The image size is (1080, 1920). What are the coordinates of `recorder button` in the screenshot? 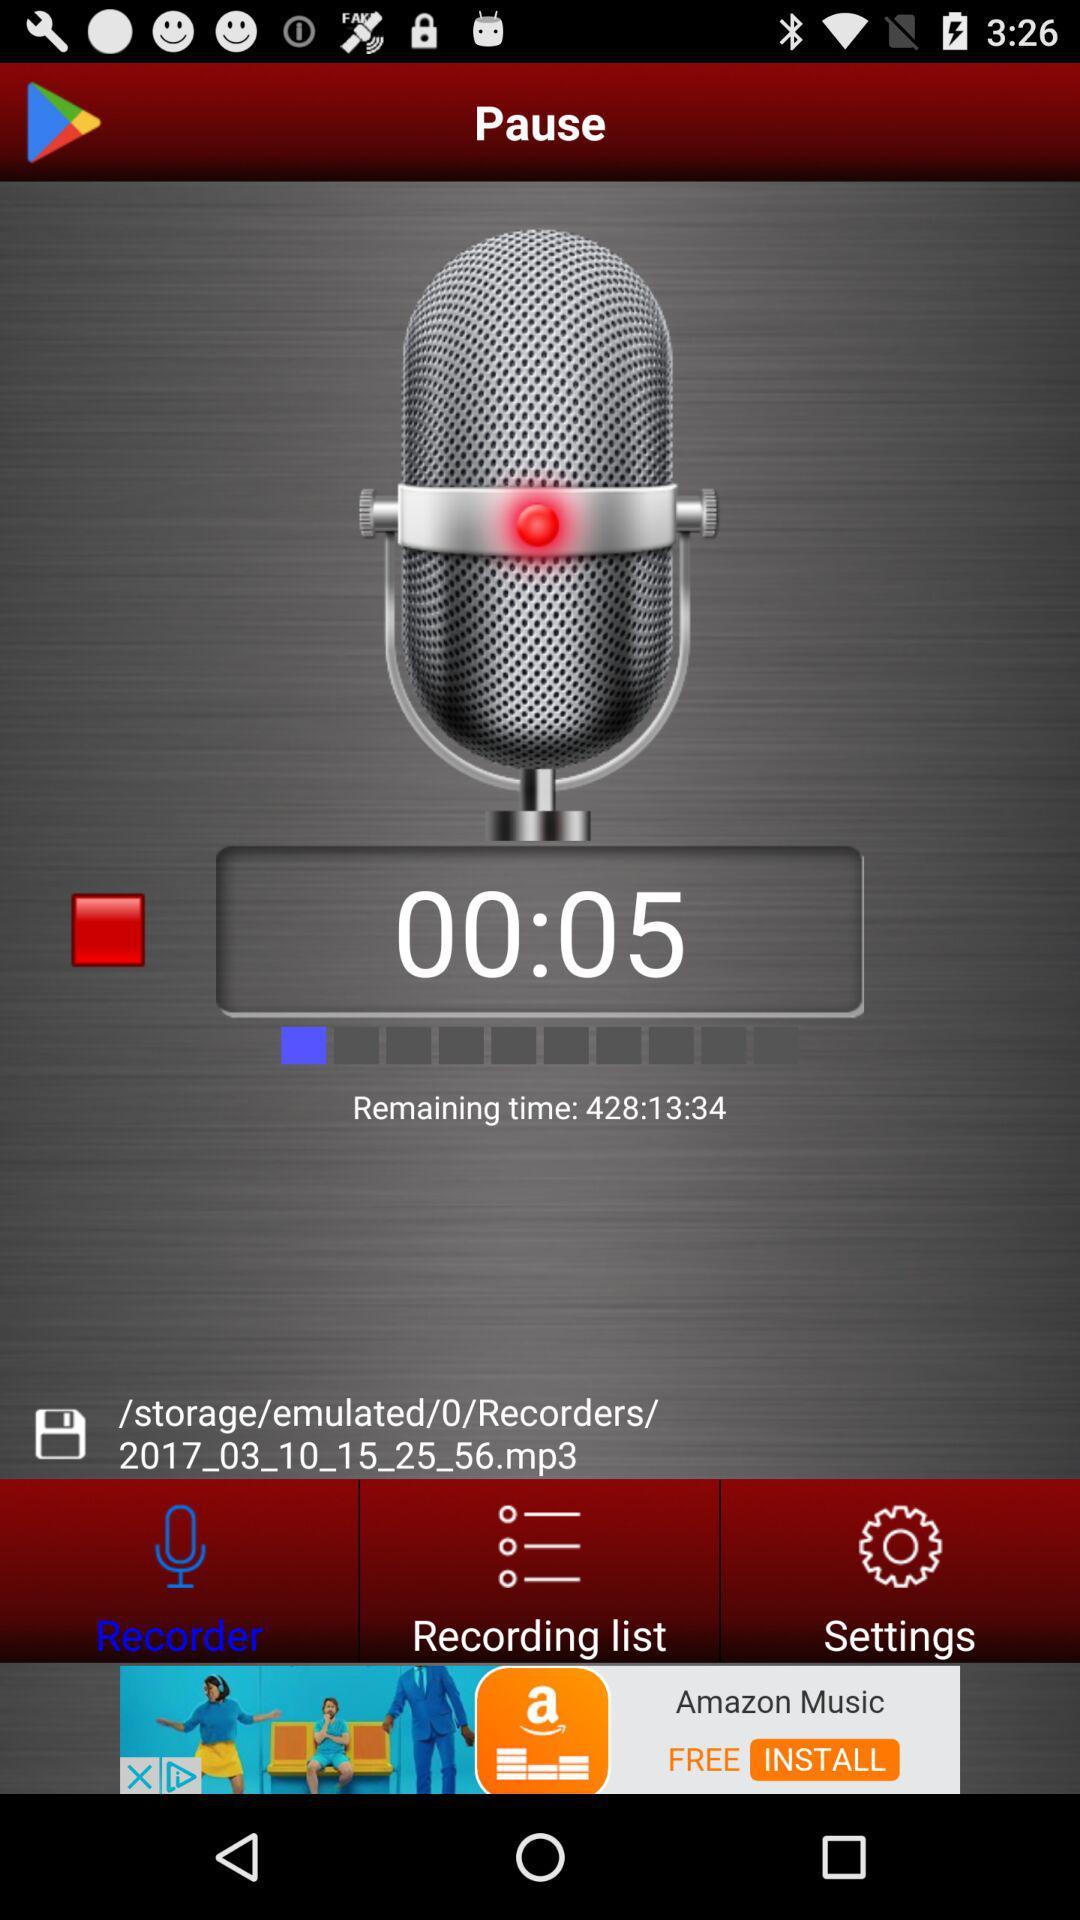 It's located at (178, 1569).